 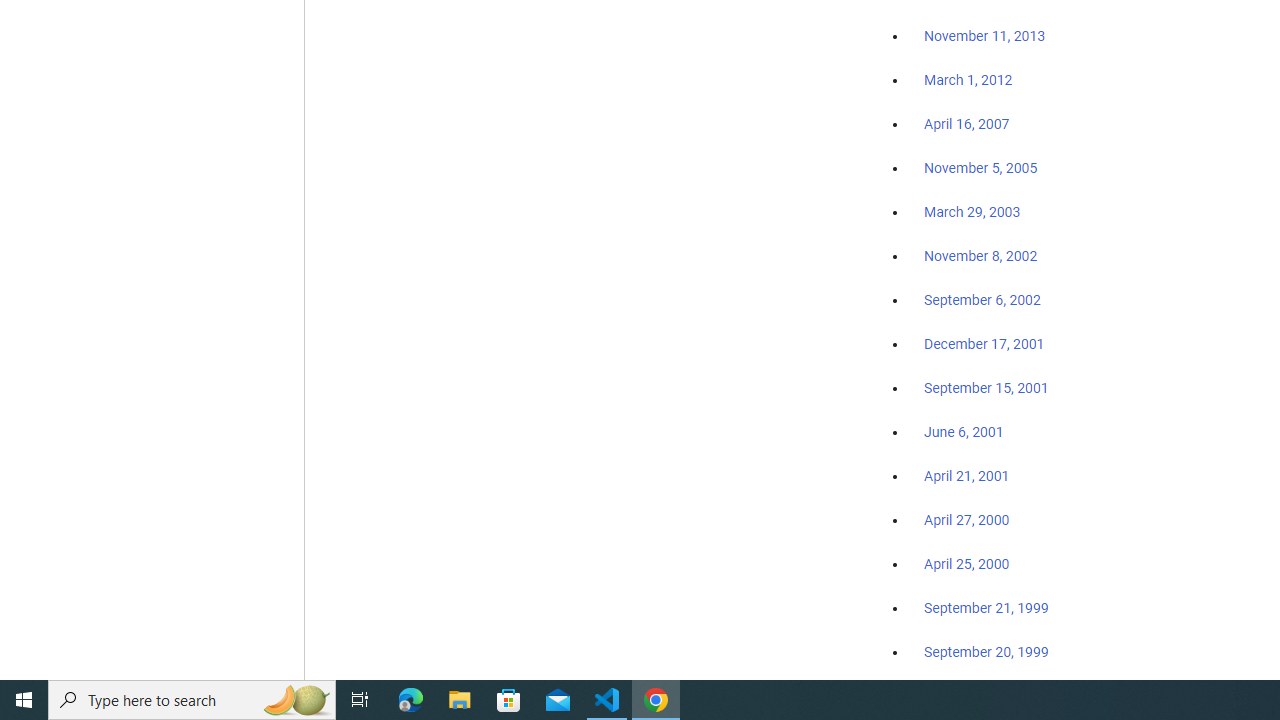 I want to click on 'April 27, 2000', so click(x=967, y=519).